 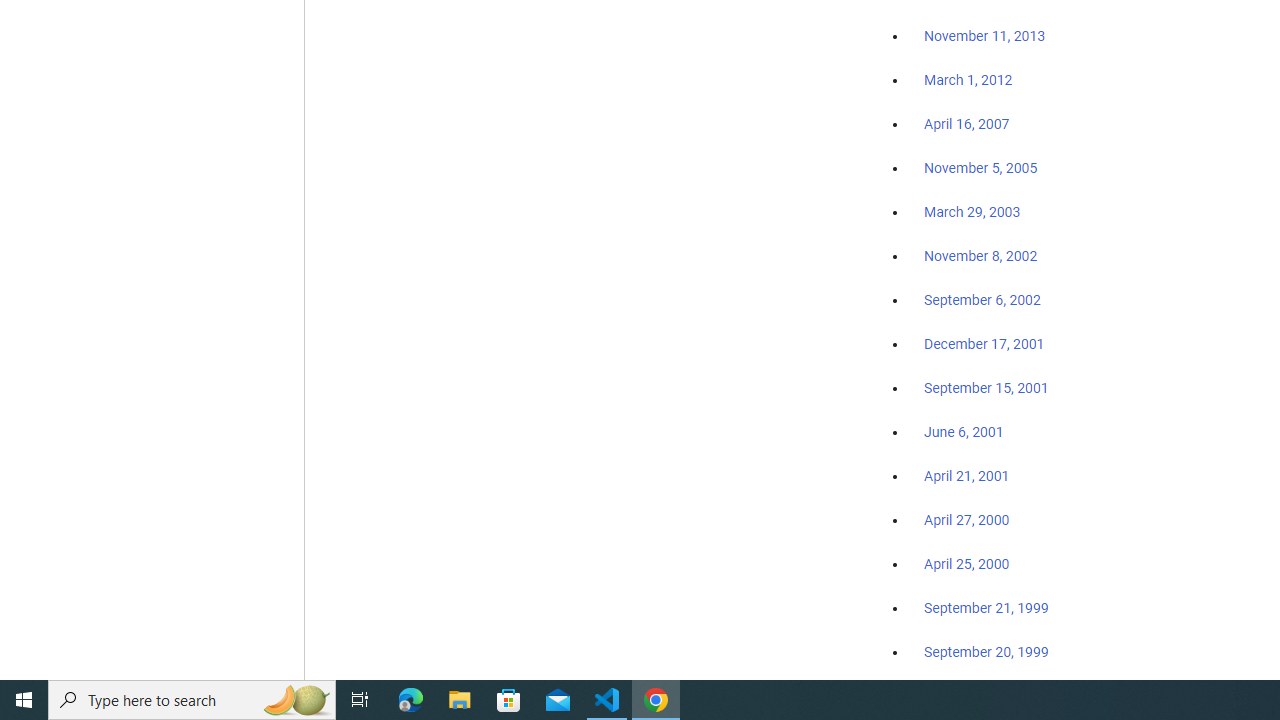 I want to click on 'April 27, 2000', so click(x=967, y=519).